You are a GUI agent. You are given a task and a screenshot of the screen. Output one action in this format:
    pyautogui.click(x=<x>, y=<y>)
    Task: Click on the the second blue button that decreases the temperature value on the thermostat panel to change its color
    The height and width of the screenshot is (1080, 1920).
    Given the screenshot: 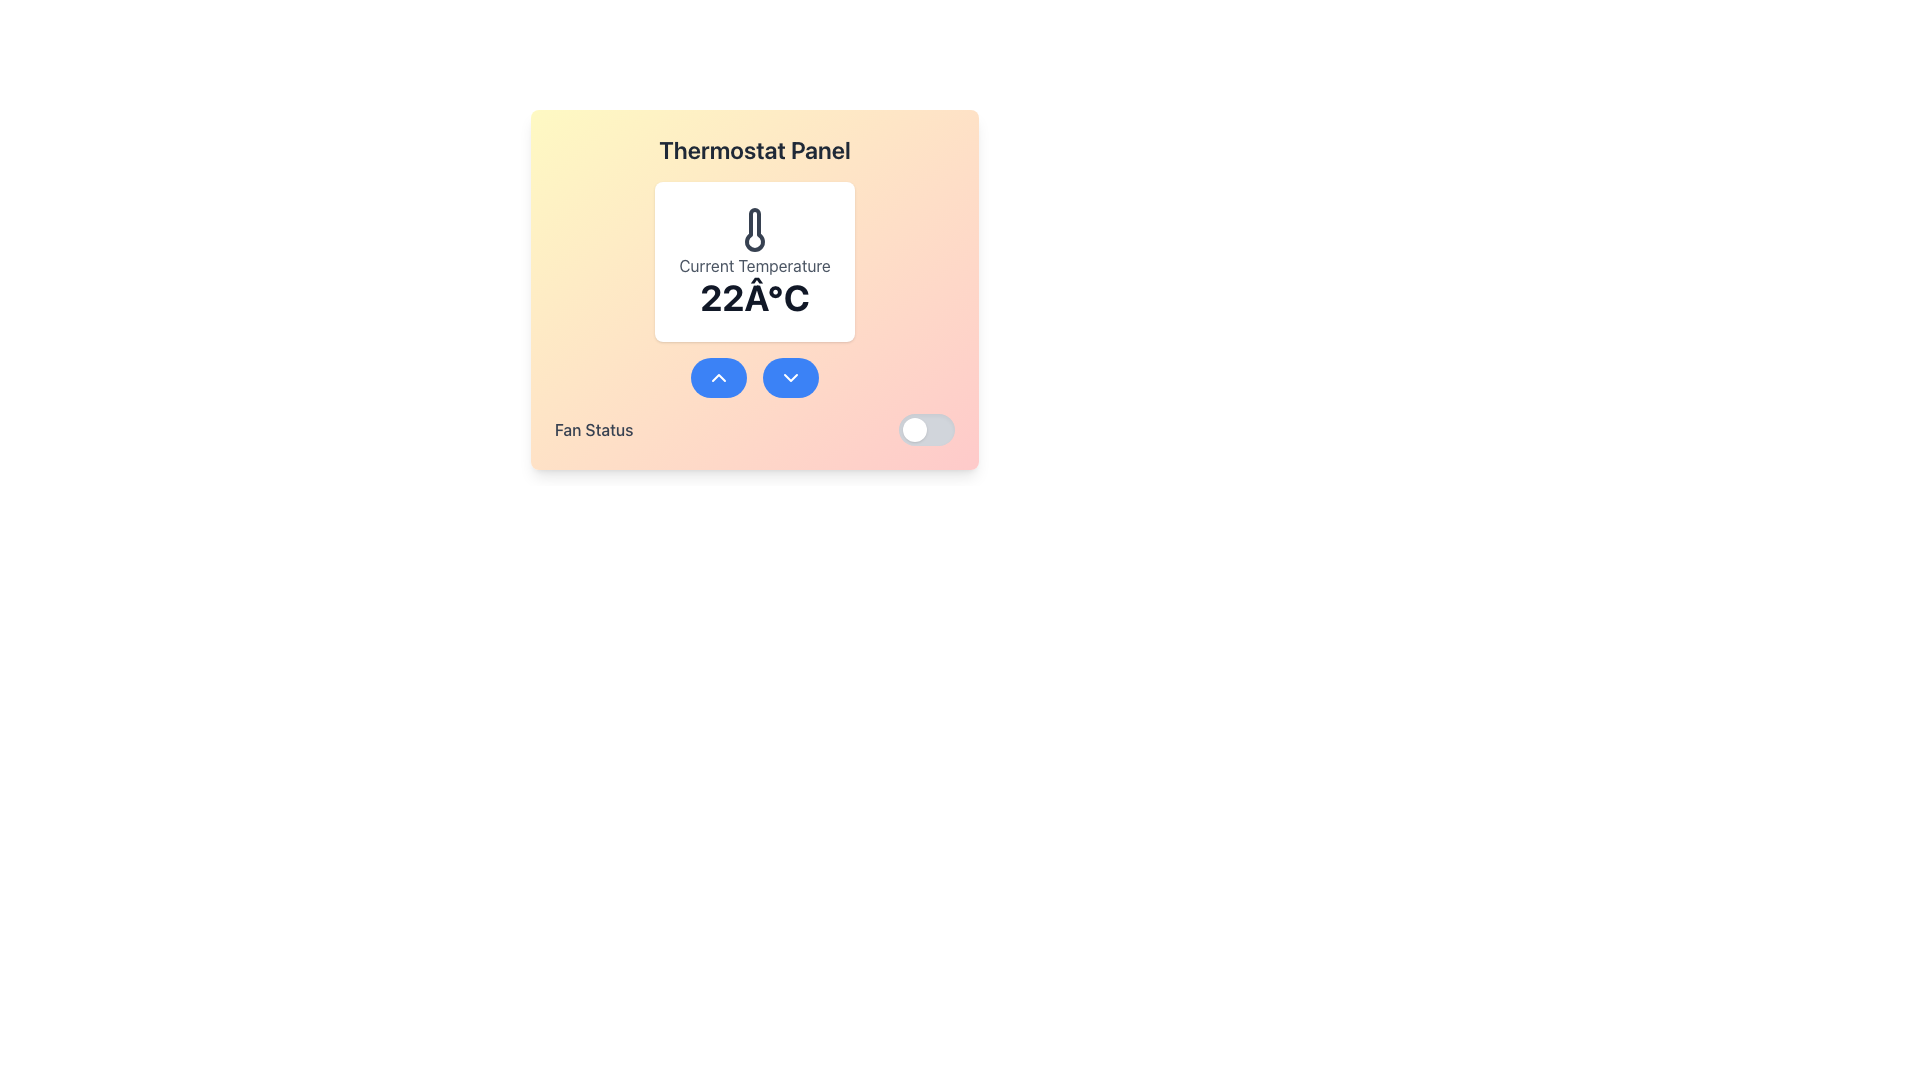 What is the action you would take?
    pyautogui.click(x=790, y=378)
    